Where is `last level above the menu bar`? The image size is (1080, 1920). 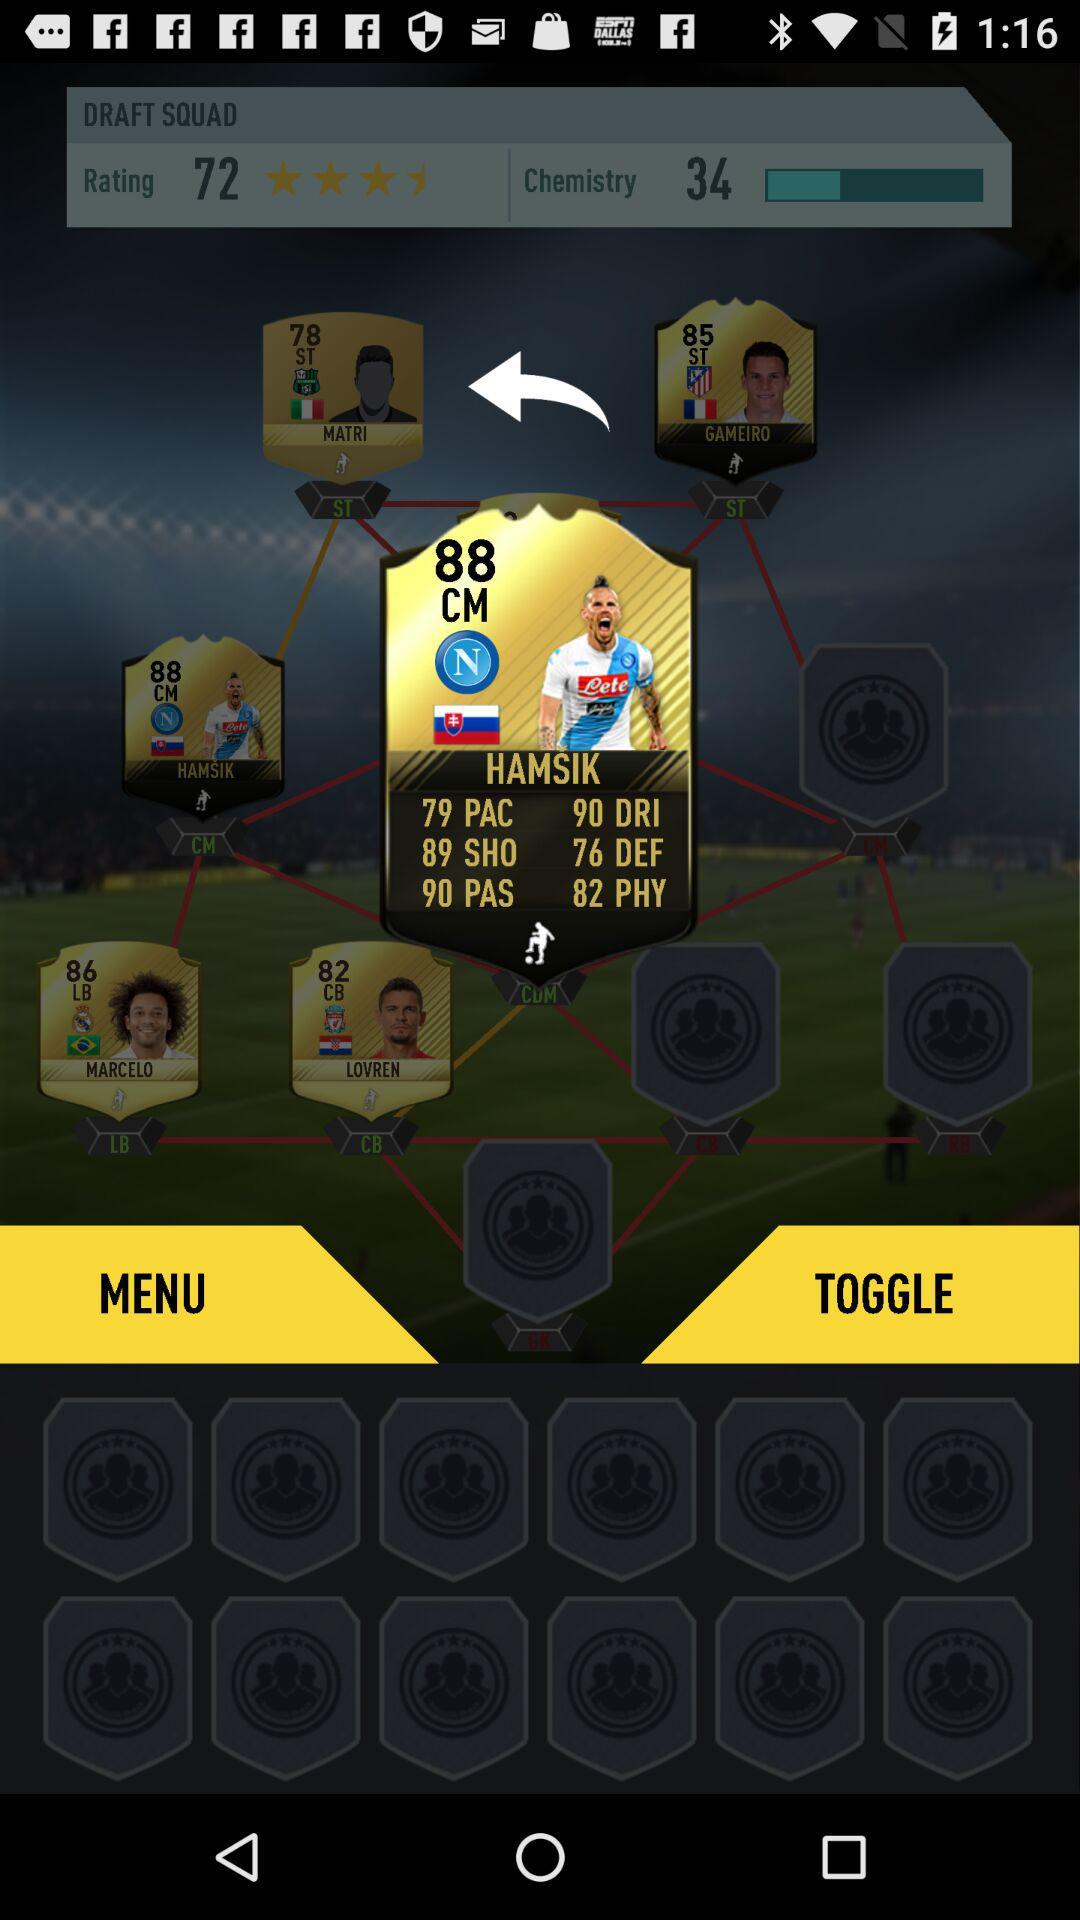 last level above the menu bar is located at coordinates (370, 1035).